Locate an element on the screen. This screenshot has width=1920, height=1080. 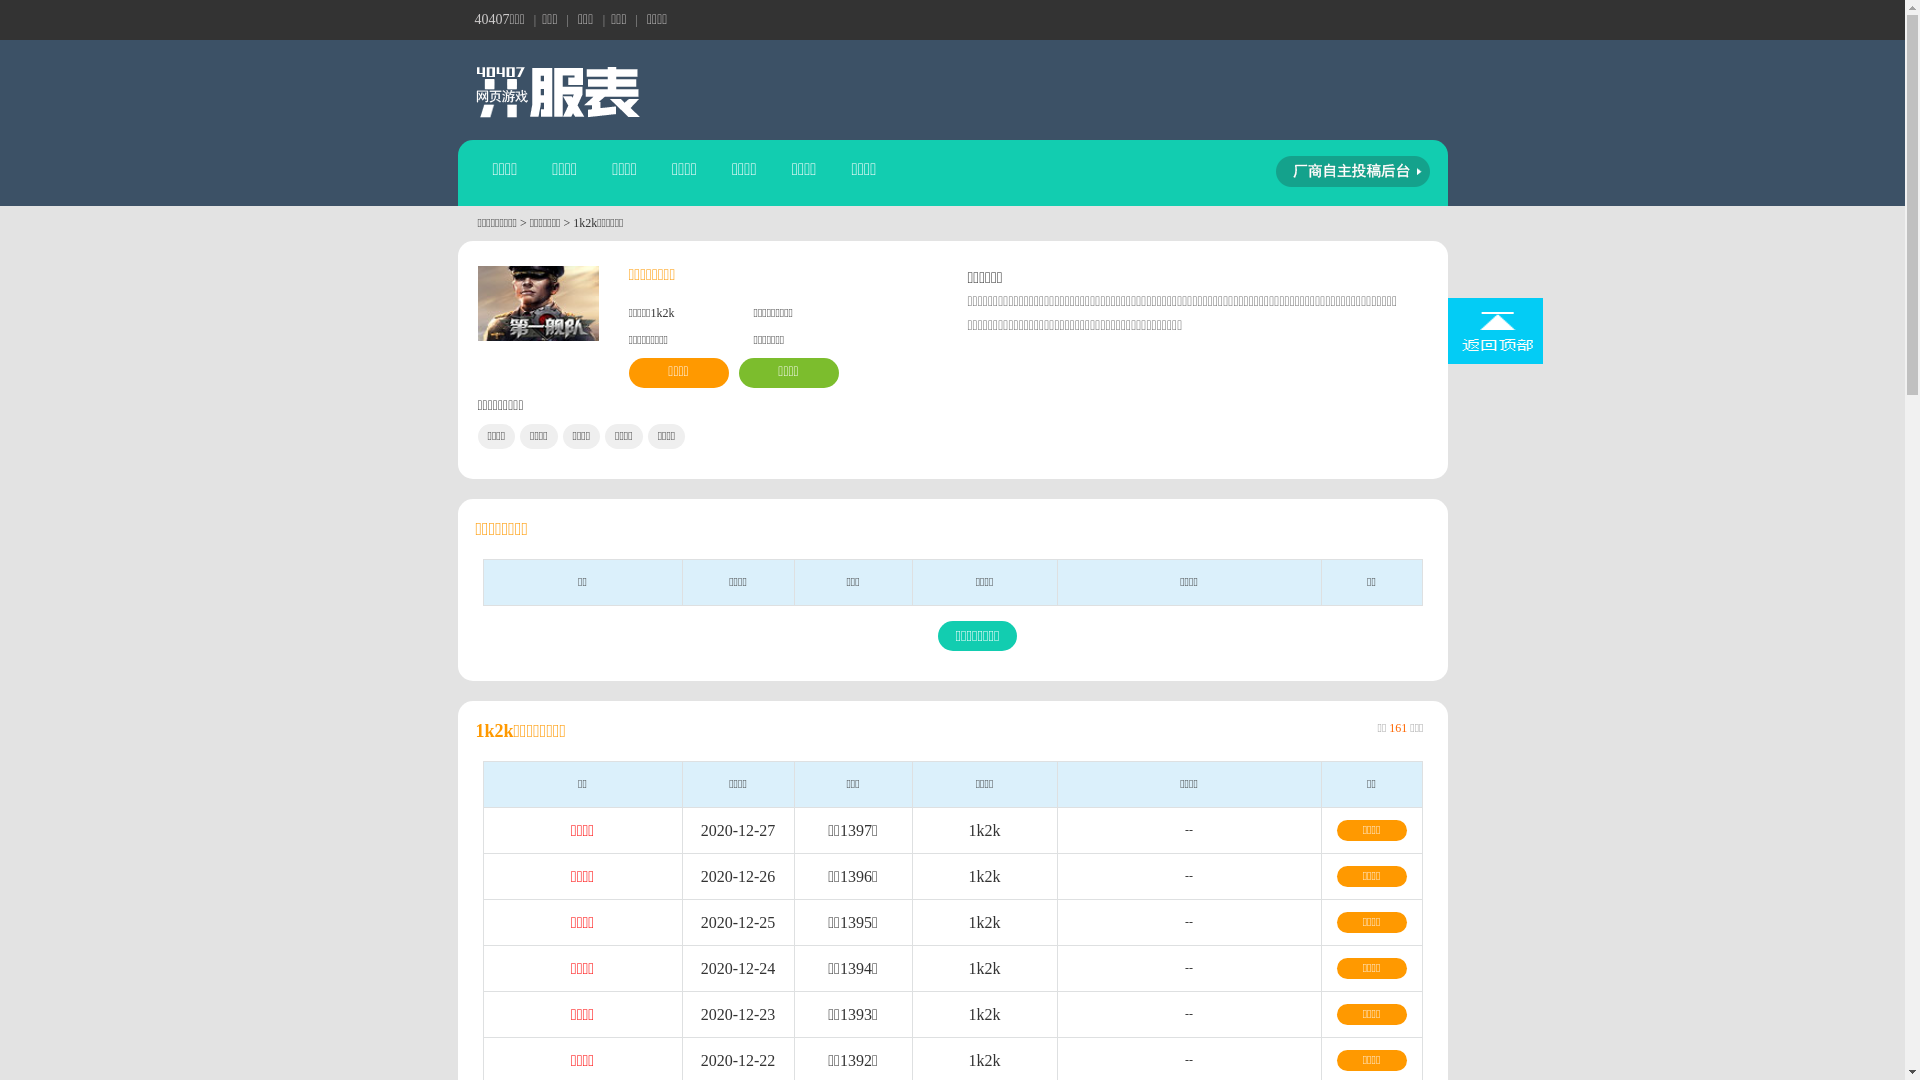
'1k2k' is located at coordinates (983, 875).